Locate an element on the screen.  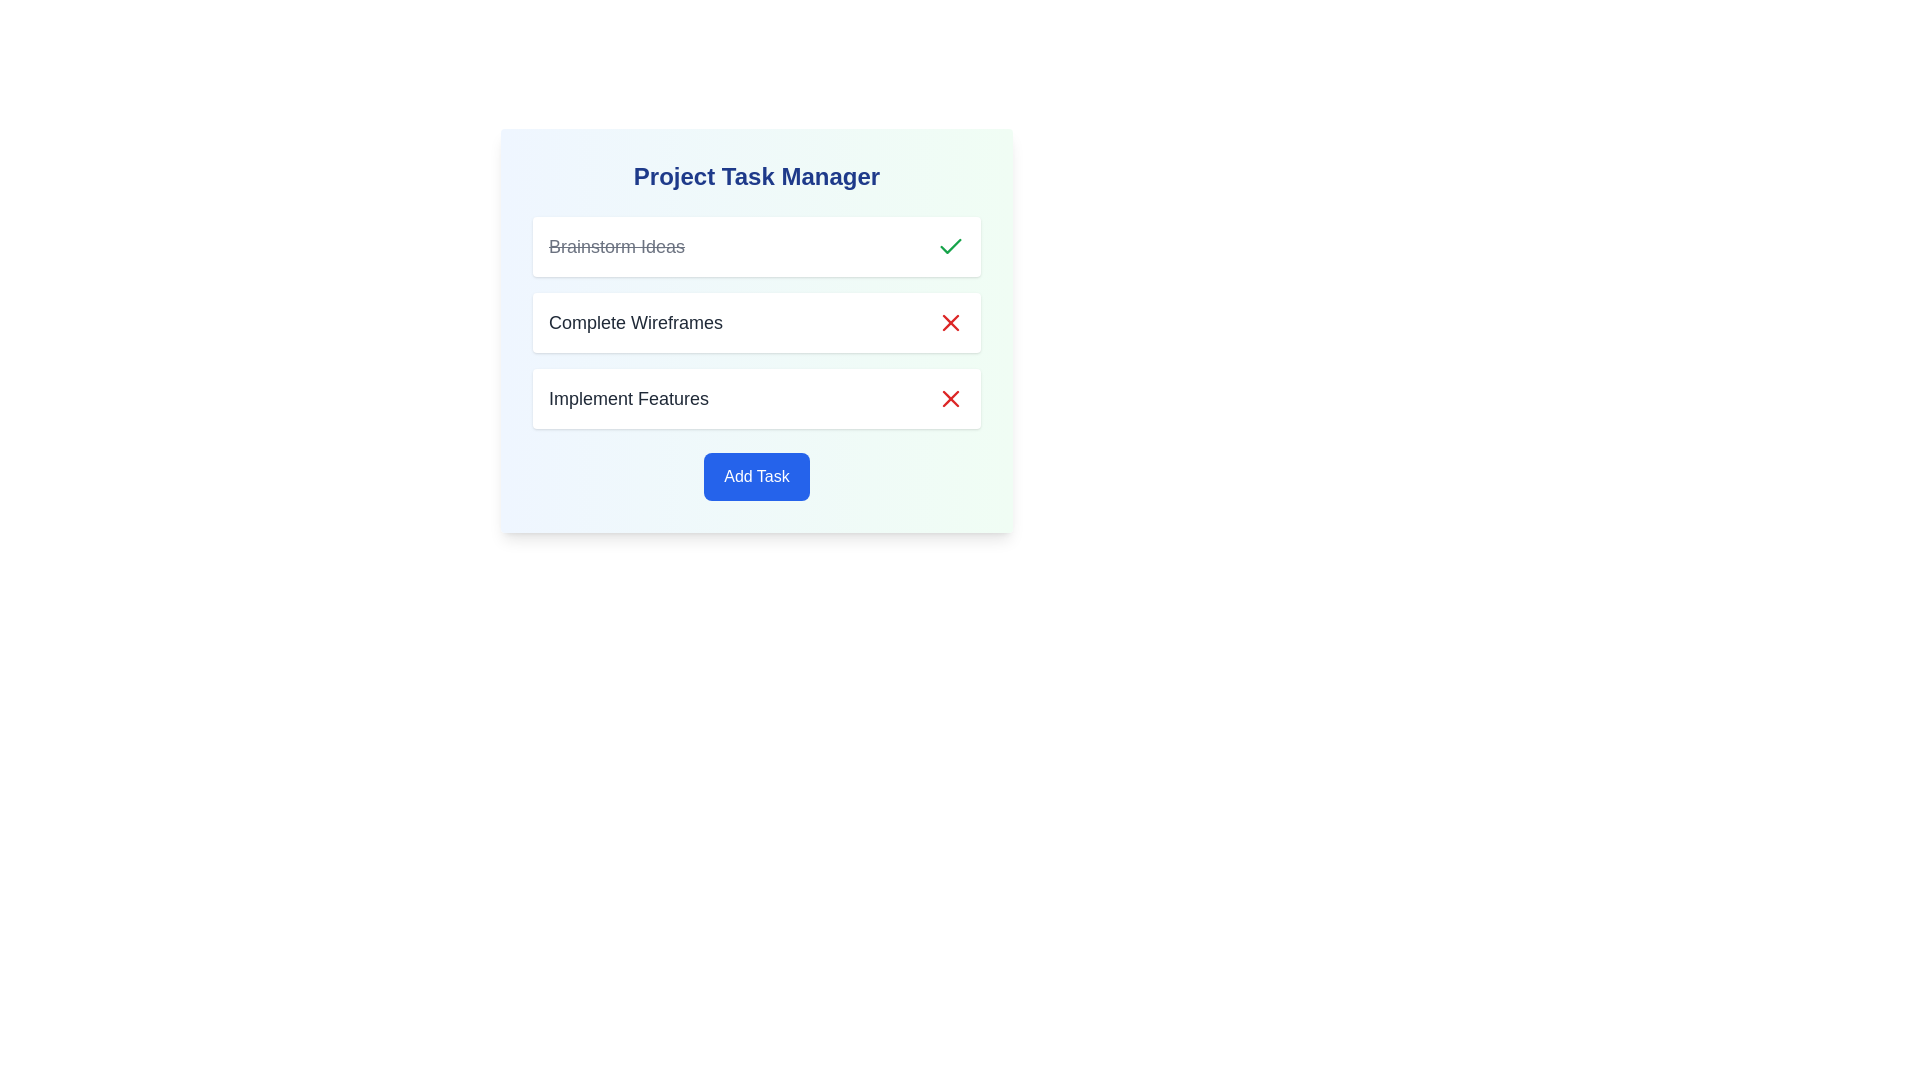
the text label displaying 'Complete Wireframes', which is centrally located in the second task card of the project task manager interface is located at coordinates (635, 322).